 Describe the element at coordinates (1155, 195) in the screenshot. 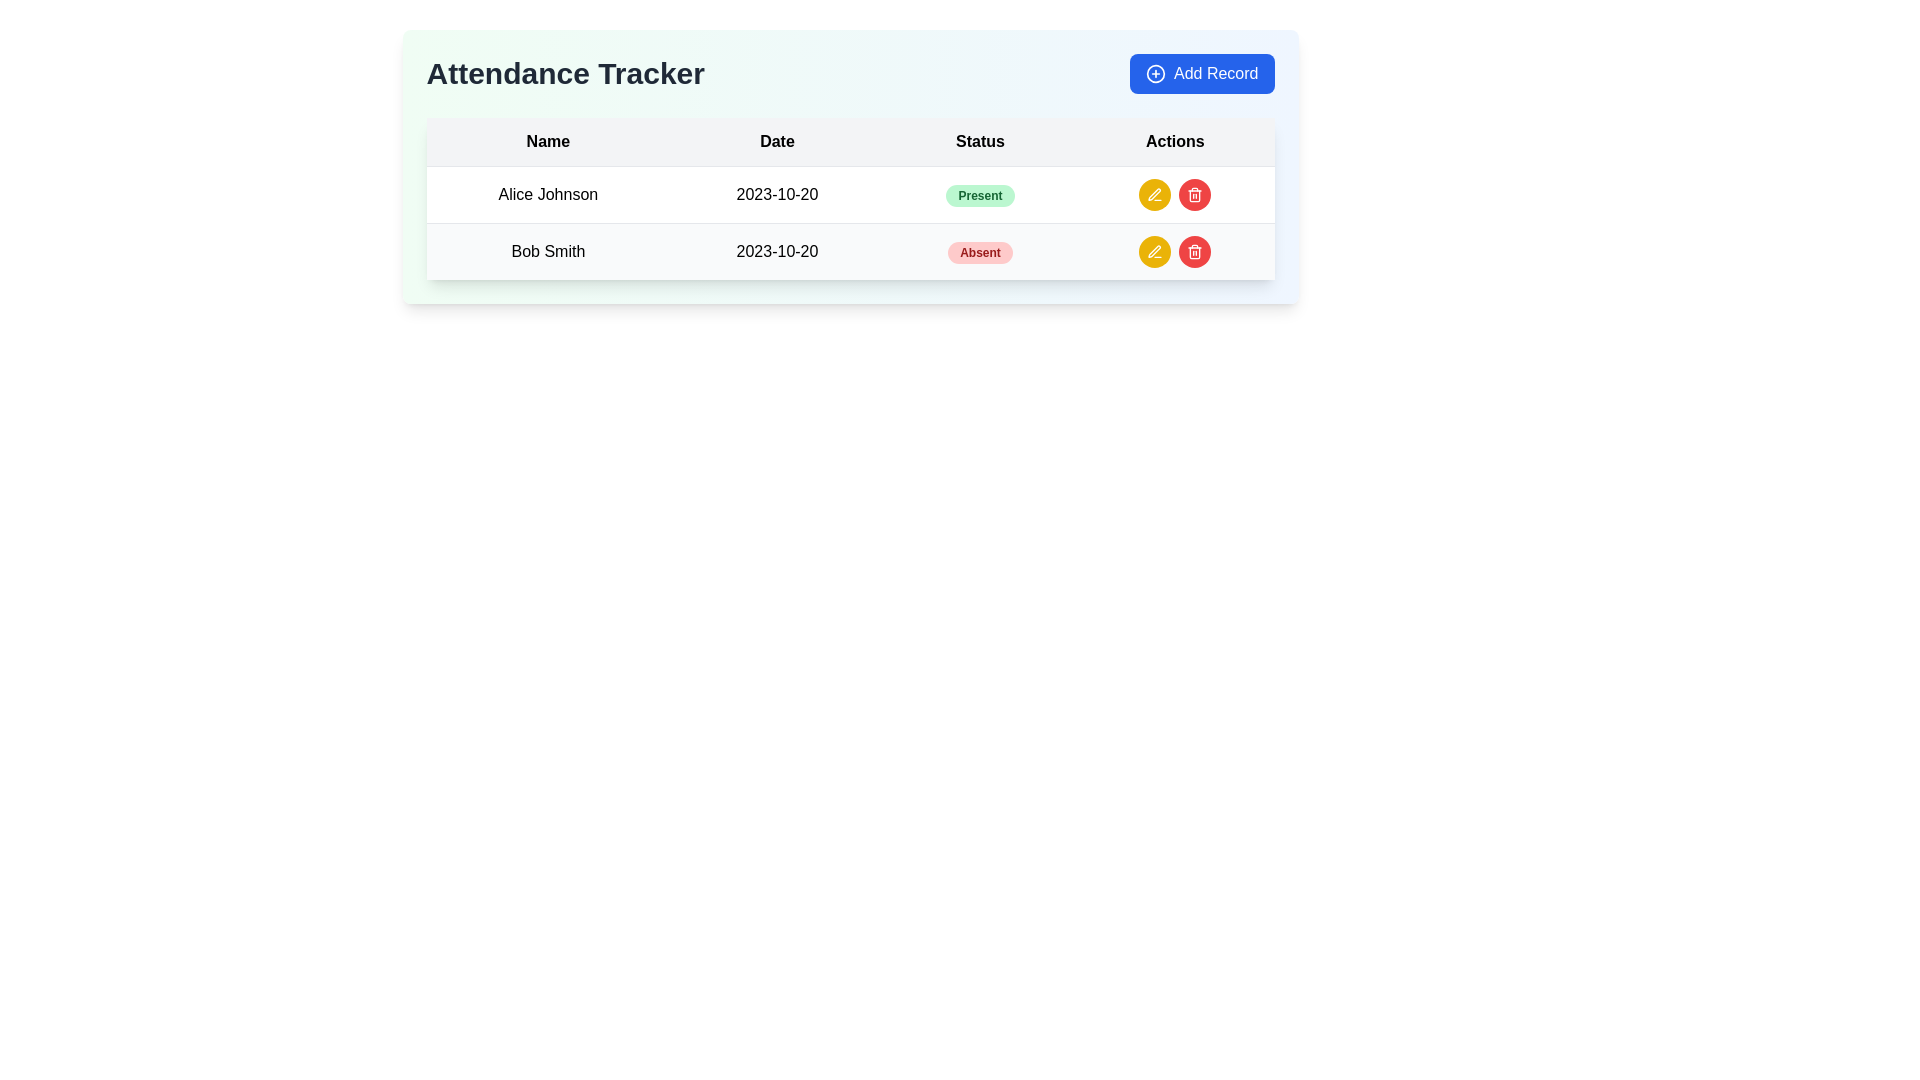

I see `the pen icon button with a yellow circular background located in the 'Actions' column of the second row in the 'Attendance Tracker' interface to trigger the tooltip or focus effect` at that location.